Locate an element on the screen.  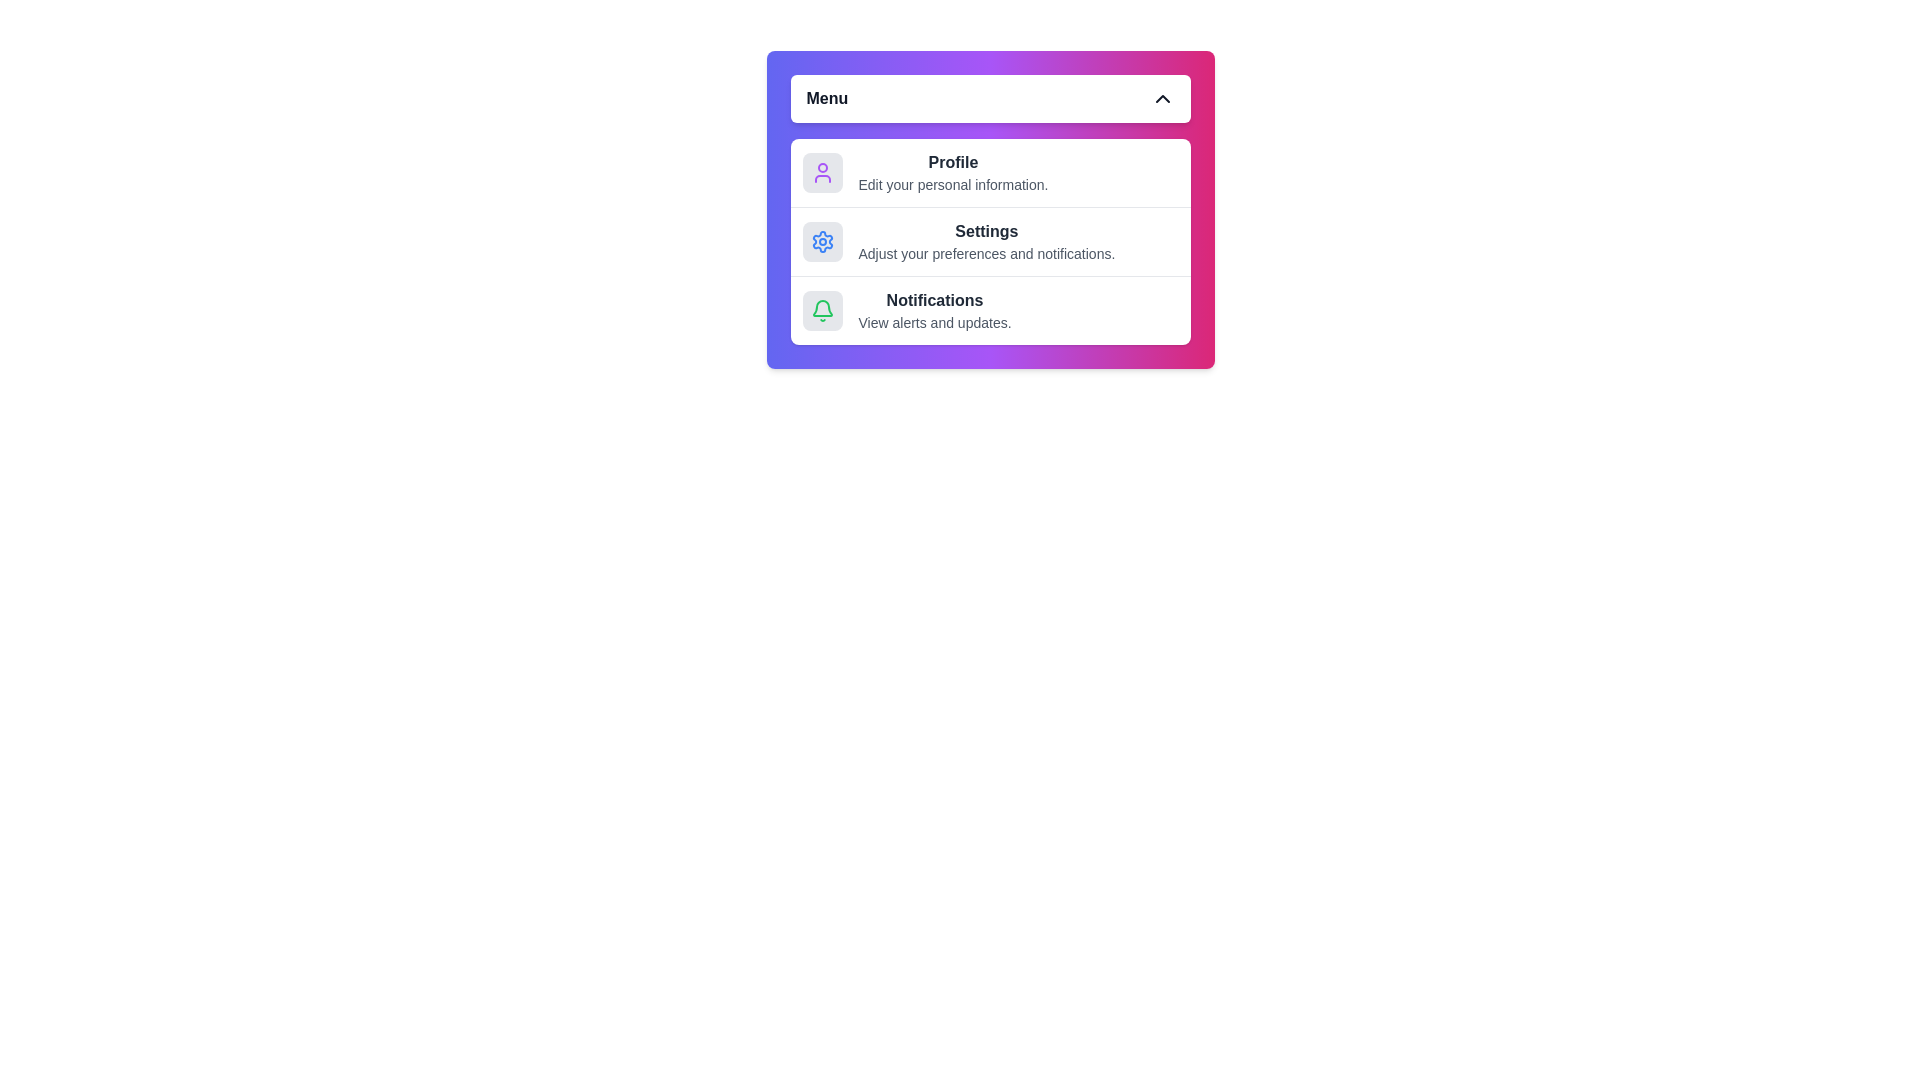
the toggle button to close the menu is located at coordinates (1162, 99).